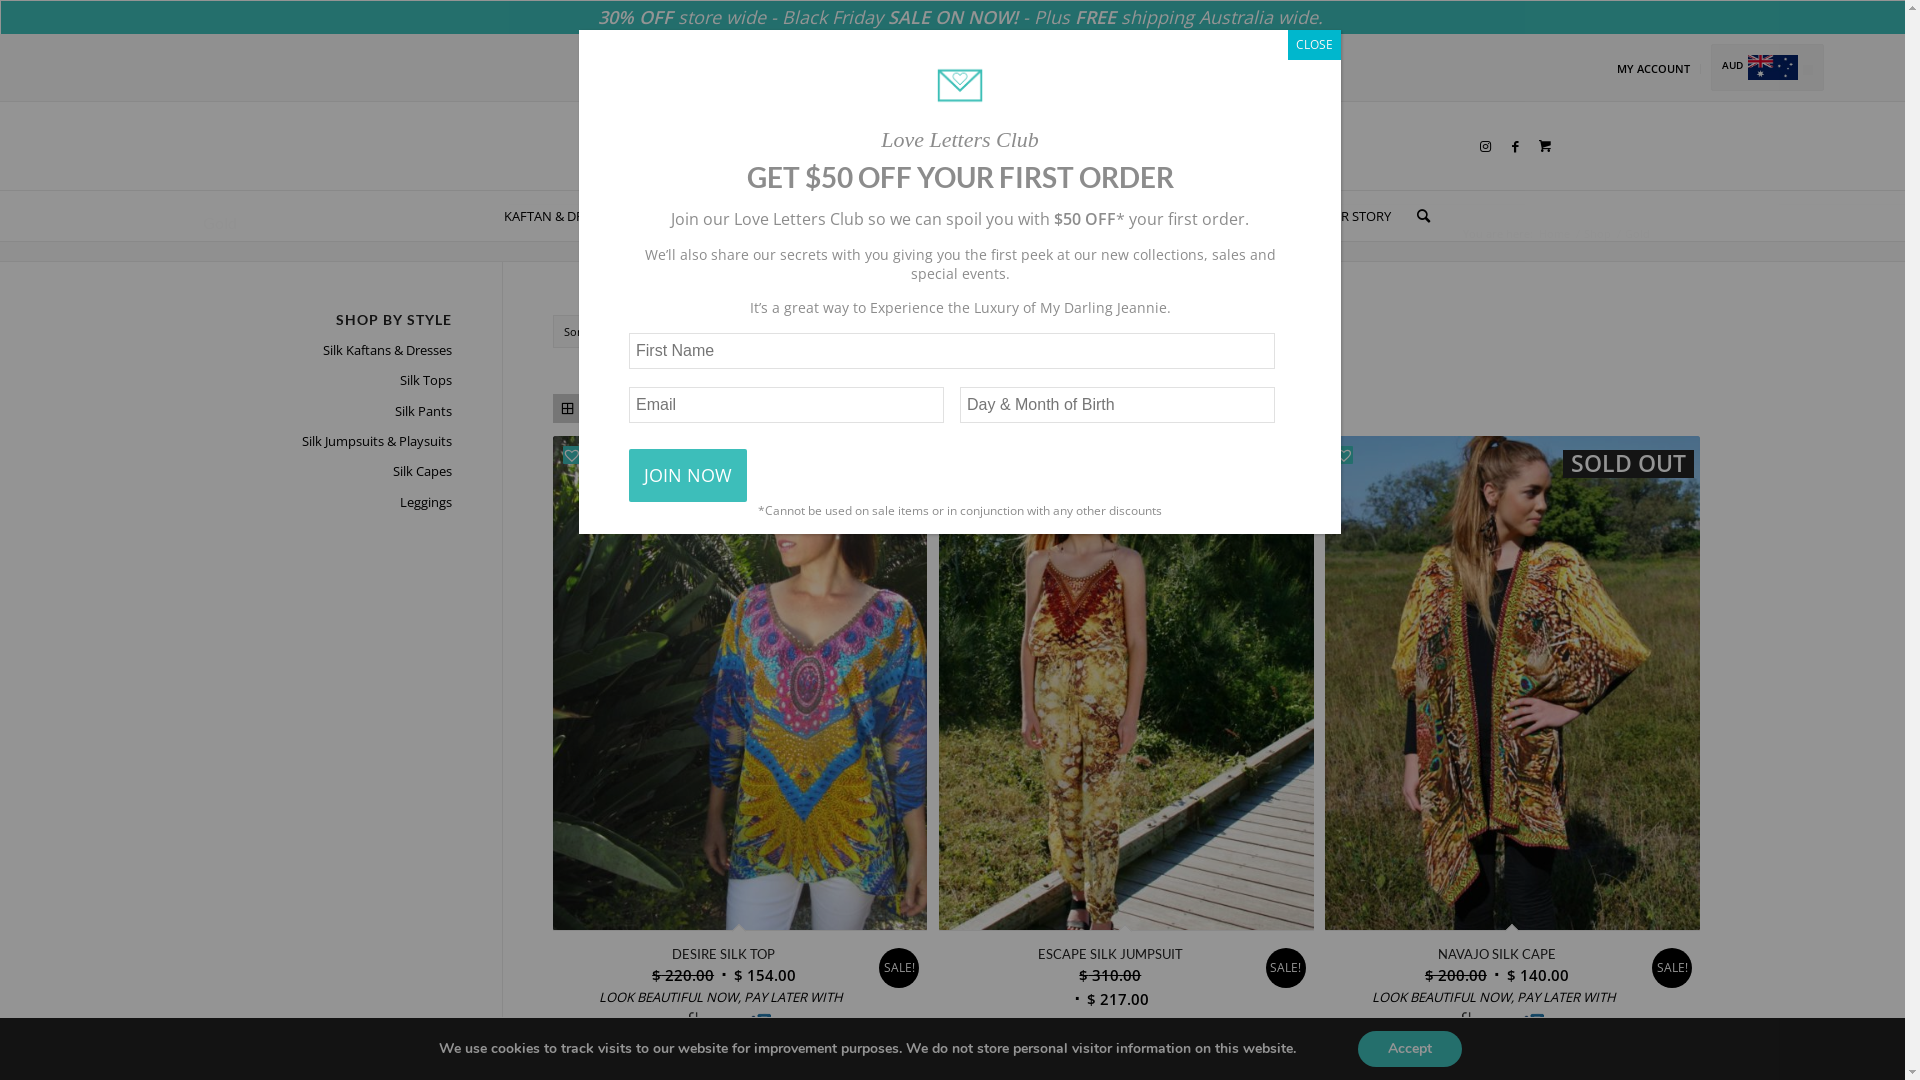 Image resolution: width=1920 pixels, height=1080 pixels. What do you see at coordinates (326, 441) in the screenshot?
I see `'Silk Jumpsuits & Playsuits'` at bounding box center [326, 441].